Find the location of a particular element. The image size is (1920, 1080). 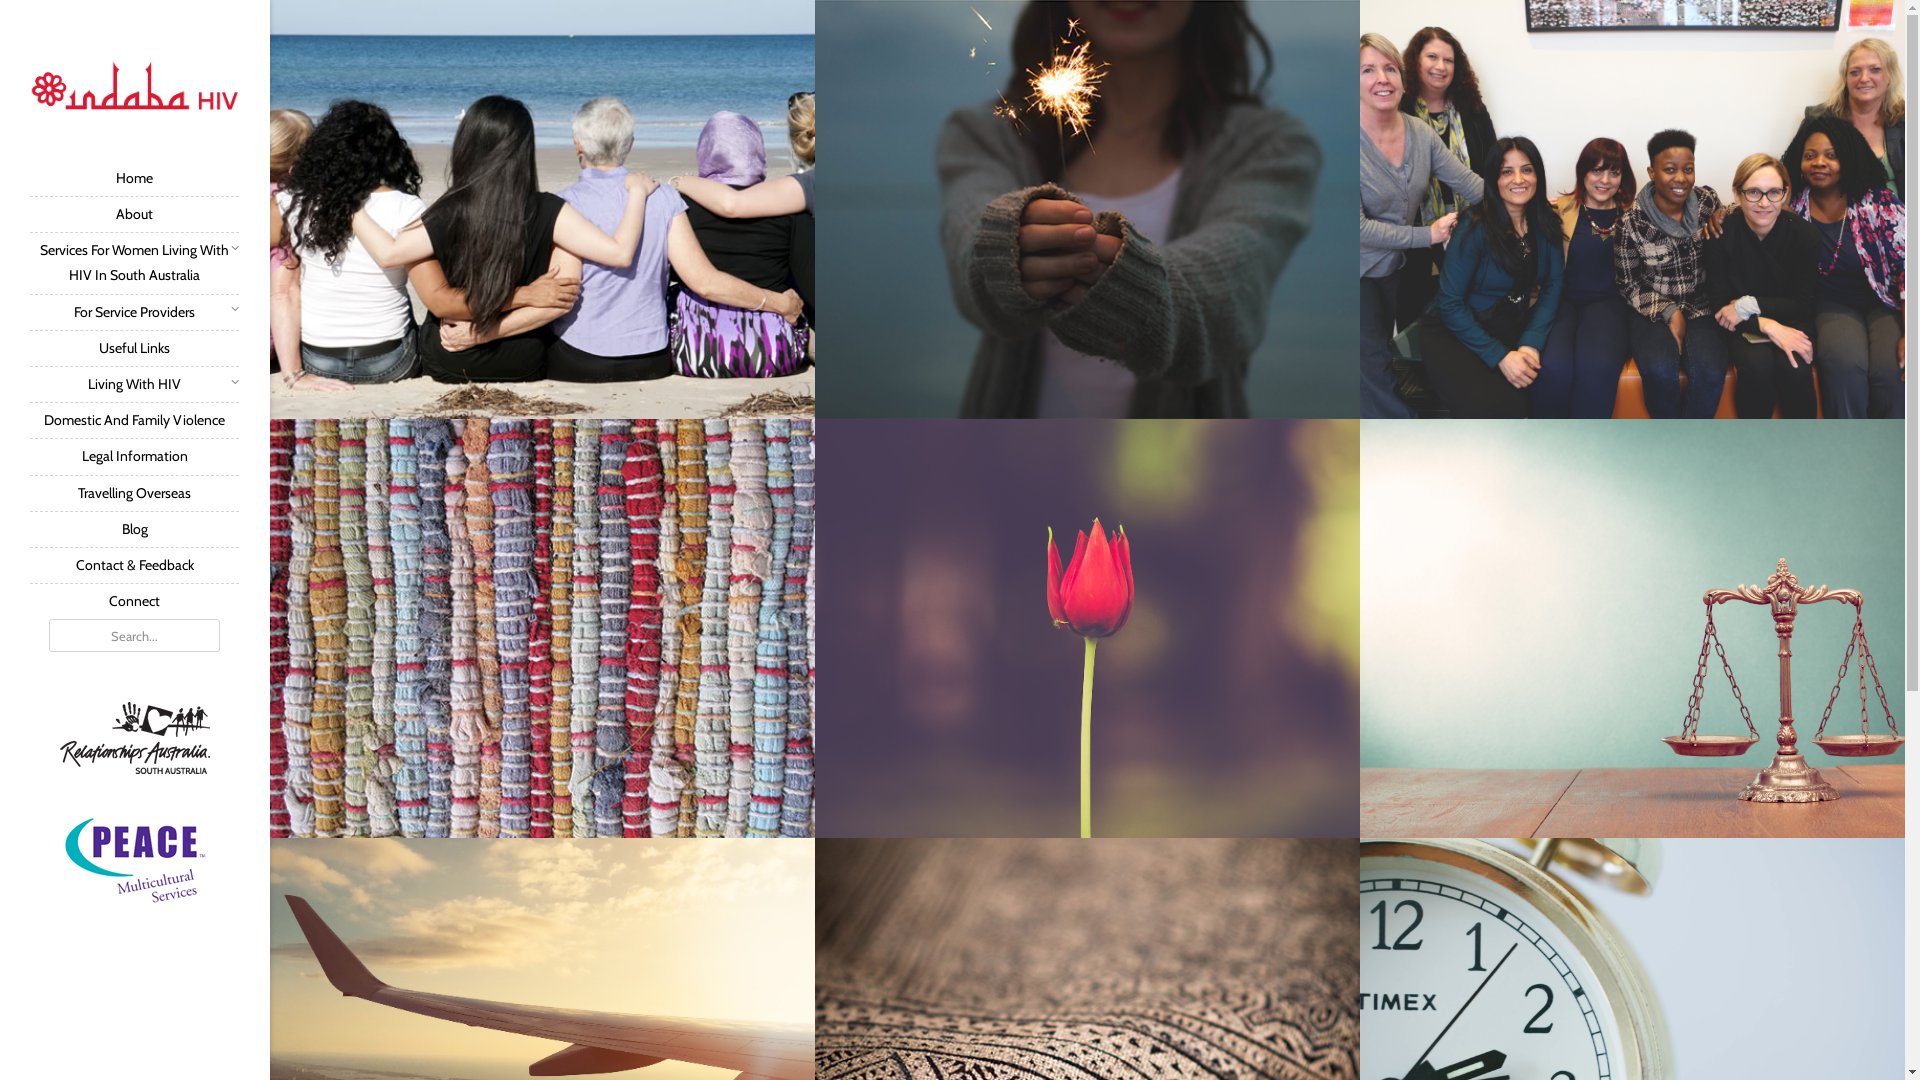

'For Service Providers' is located at coordinates (133, 312).